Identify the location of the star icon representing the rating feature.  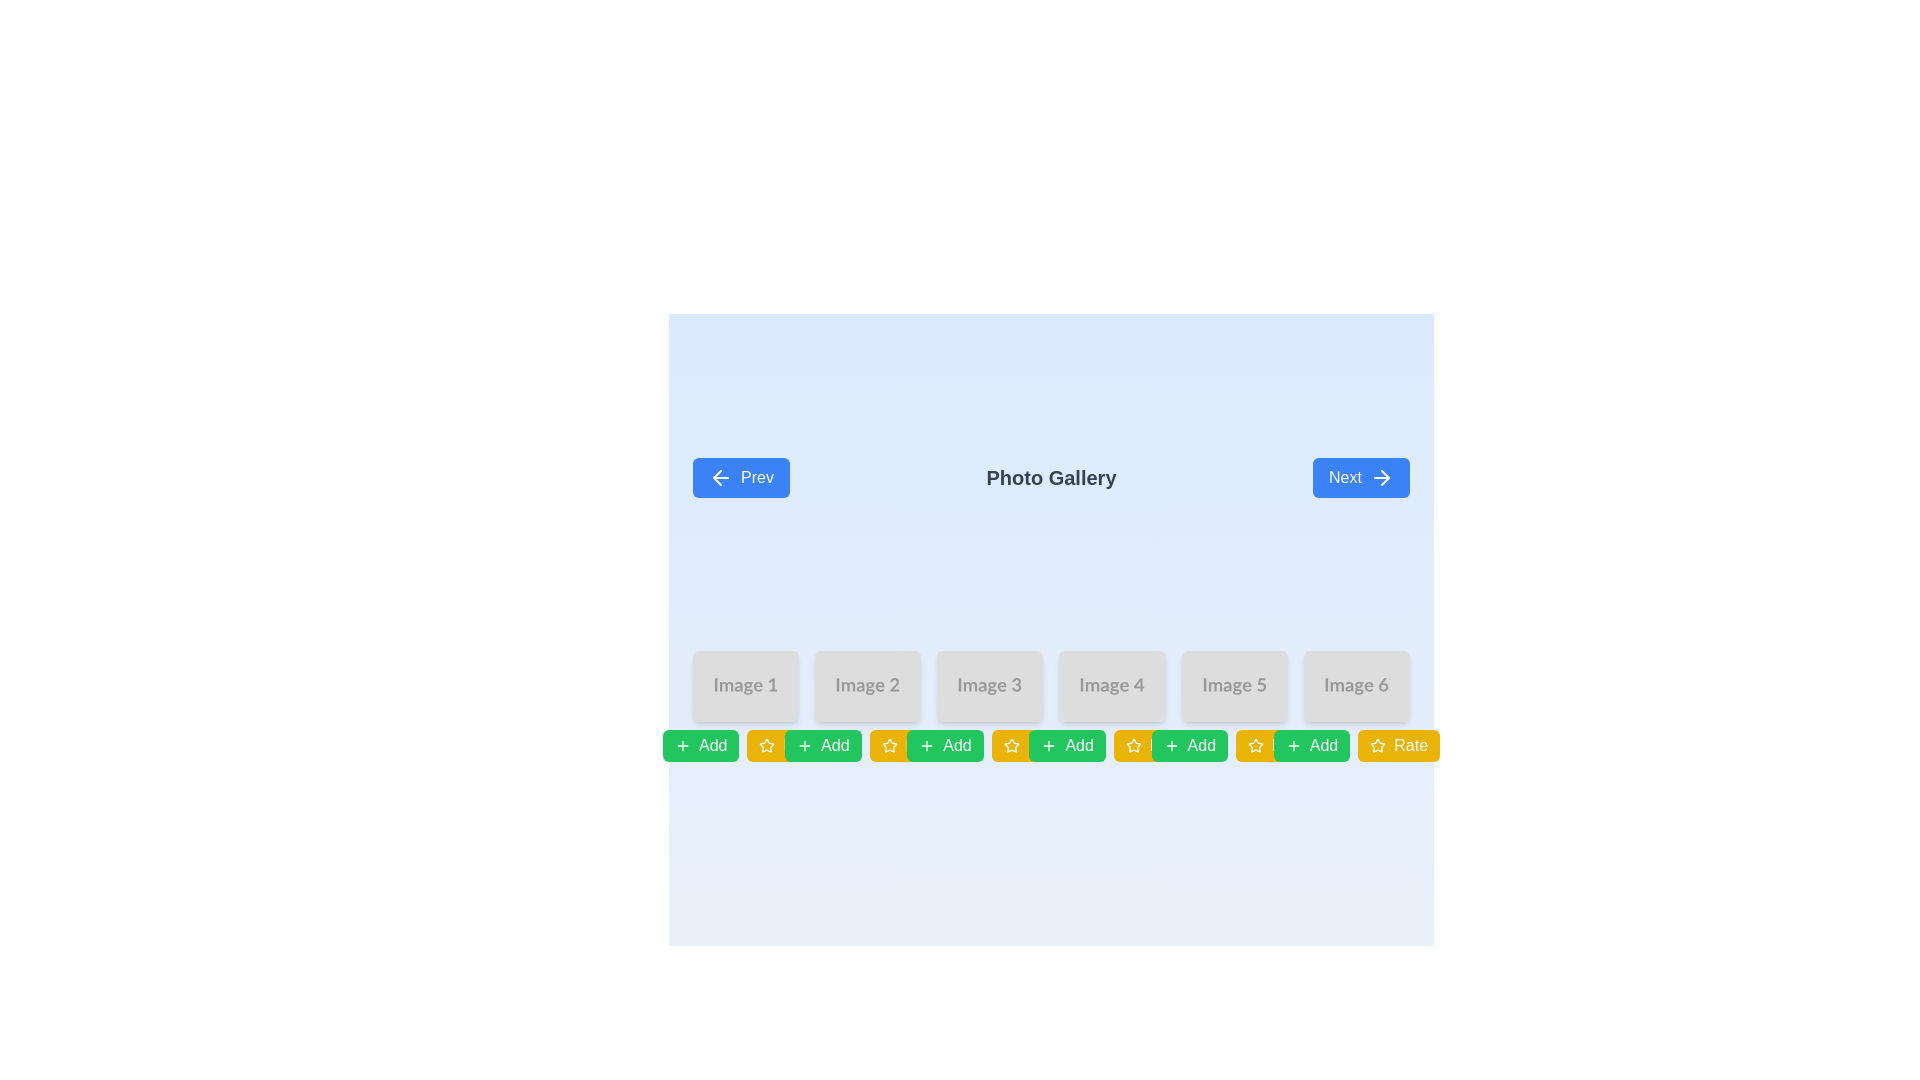
(887, 744).